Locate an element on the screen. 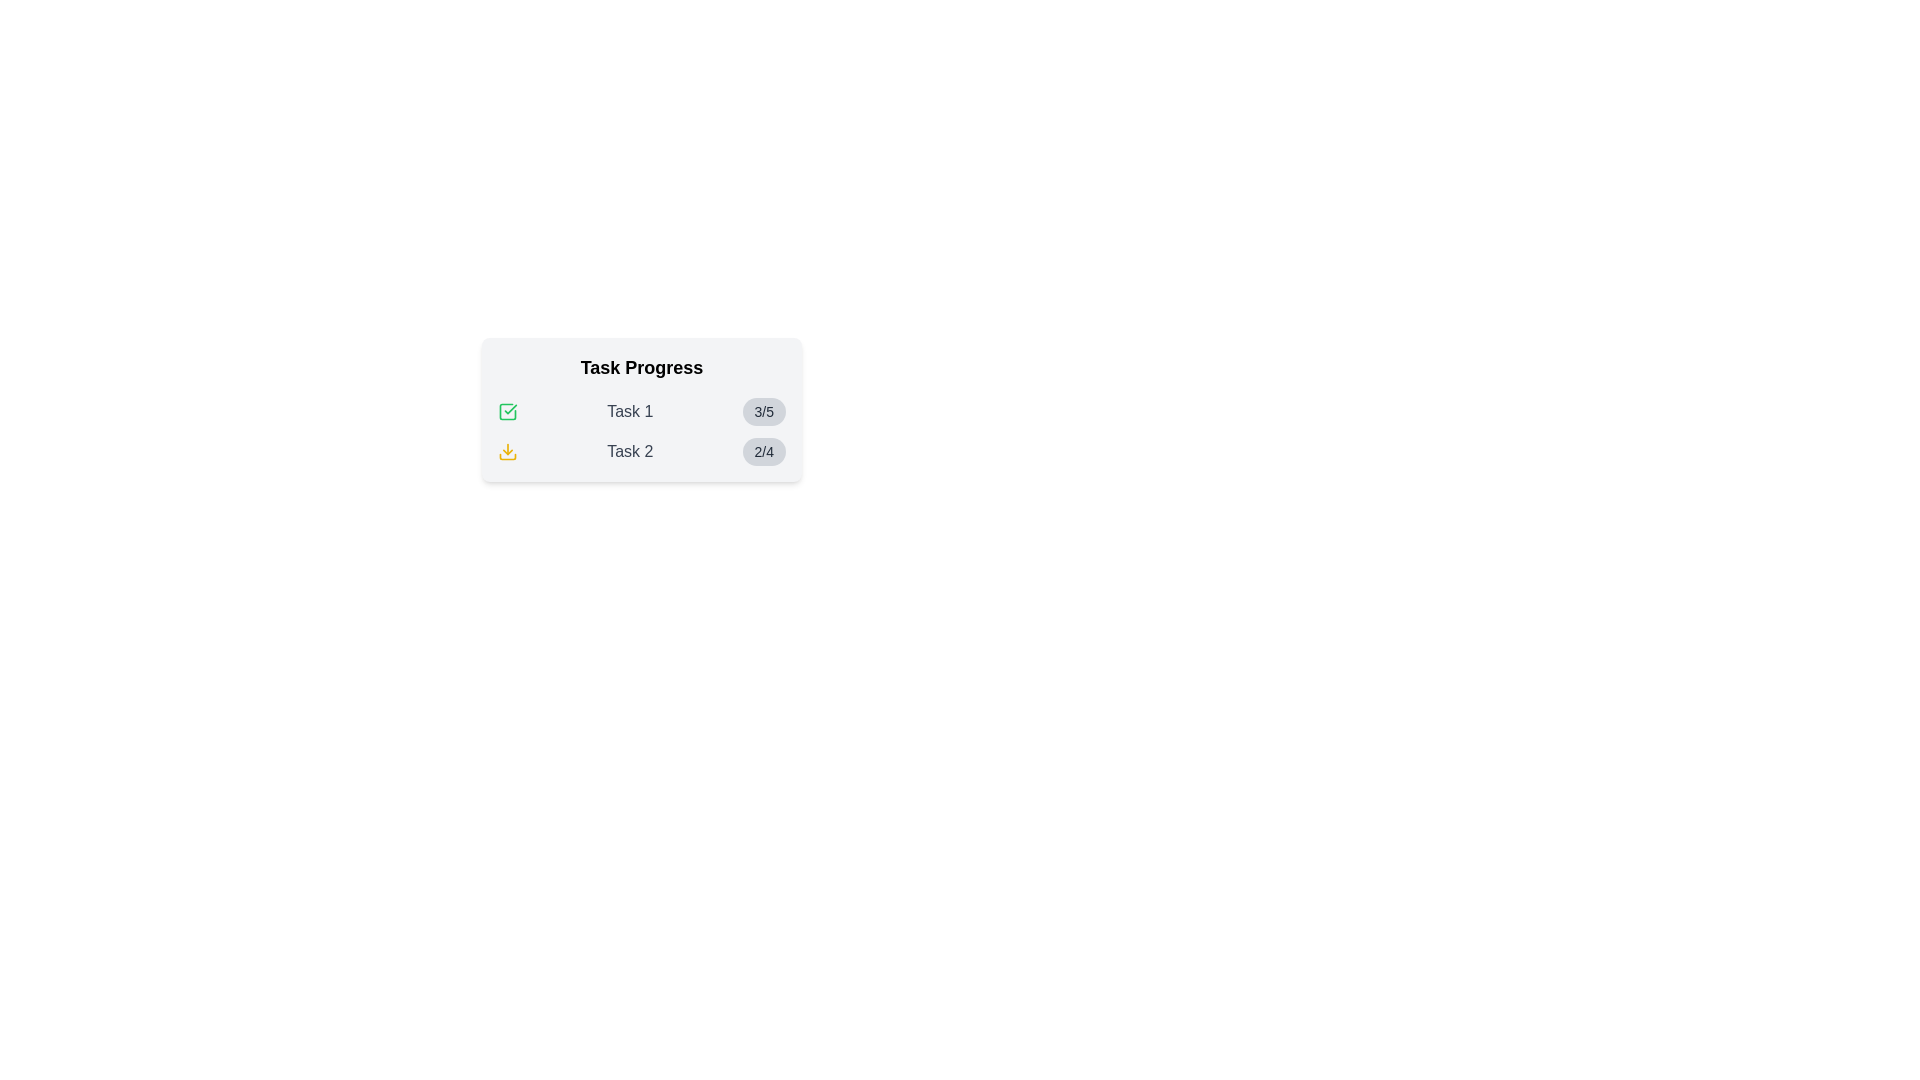  the label that displays 'Task 2', which is the second text label in a vertically stacked list of tasks, positioned to the right of a download icon and to the left of a progress label '2/4' is located at coordinates (629, 451).